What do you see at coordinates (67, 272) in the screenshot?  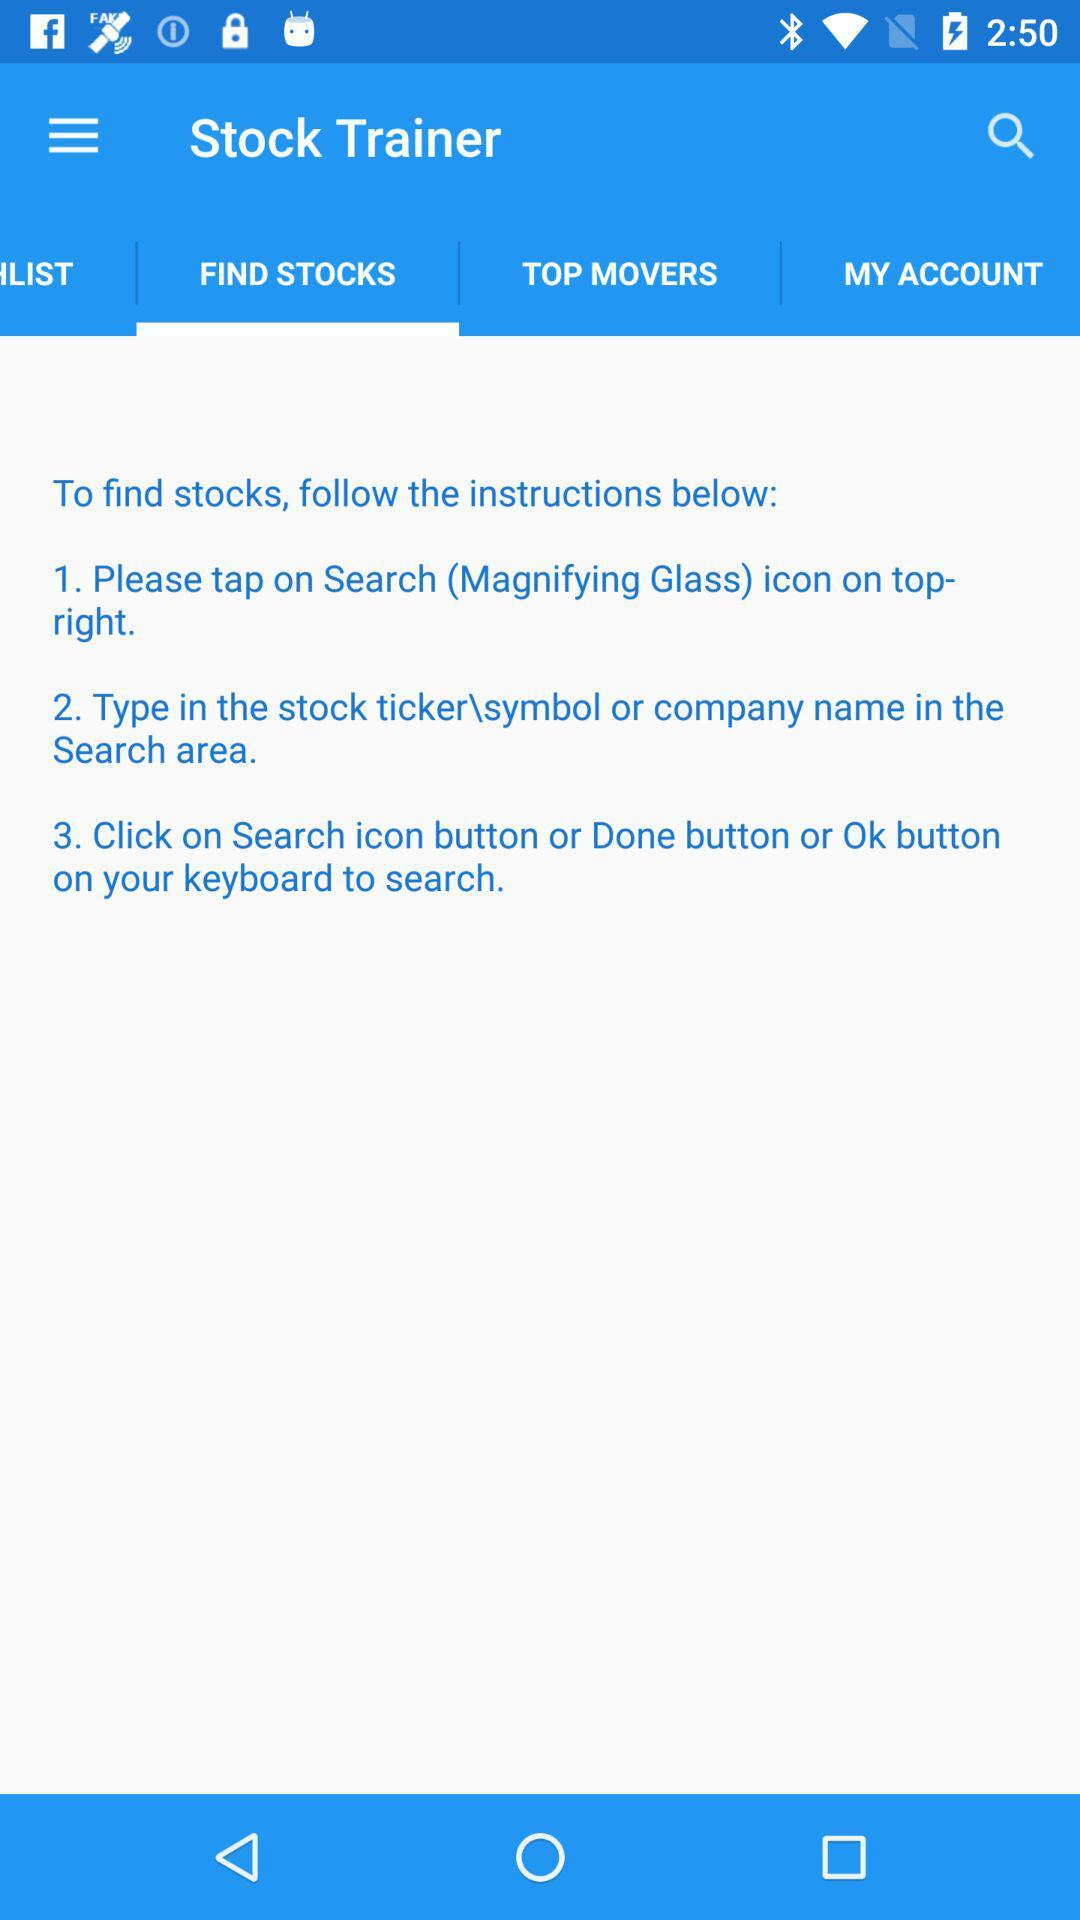 I see `the icon to the left of find stocks item` at bounding box center [67, 272].